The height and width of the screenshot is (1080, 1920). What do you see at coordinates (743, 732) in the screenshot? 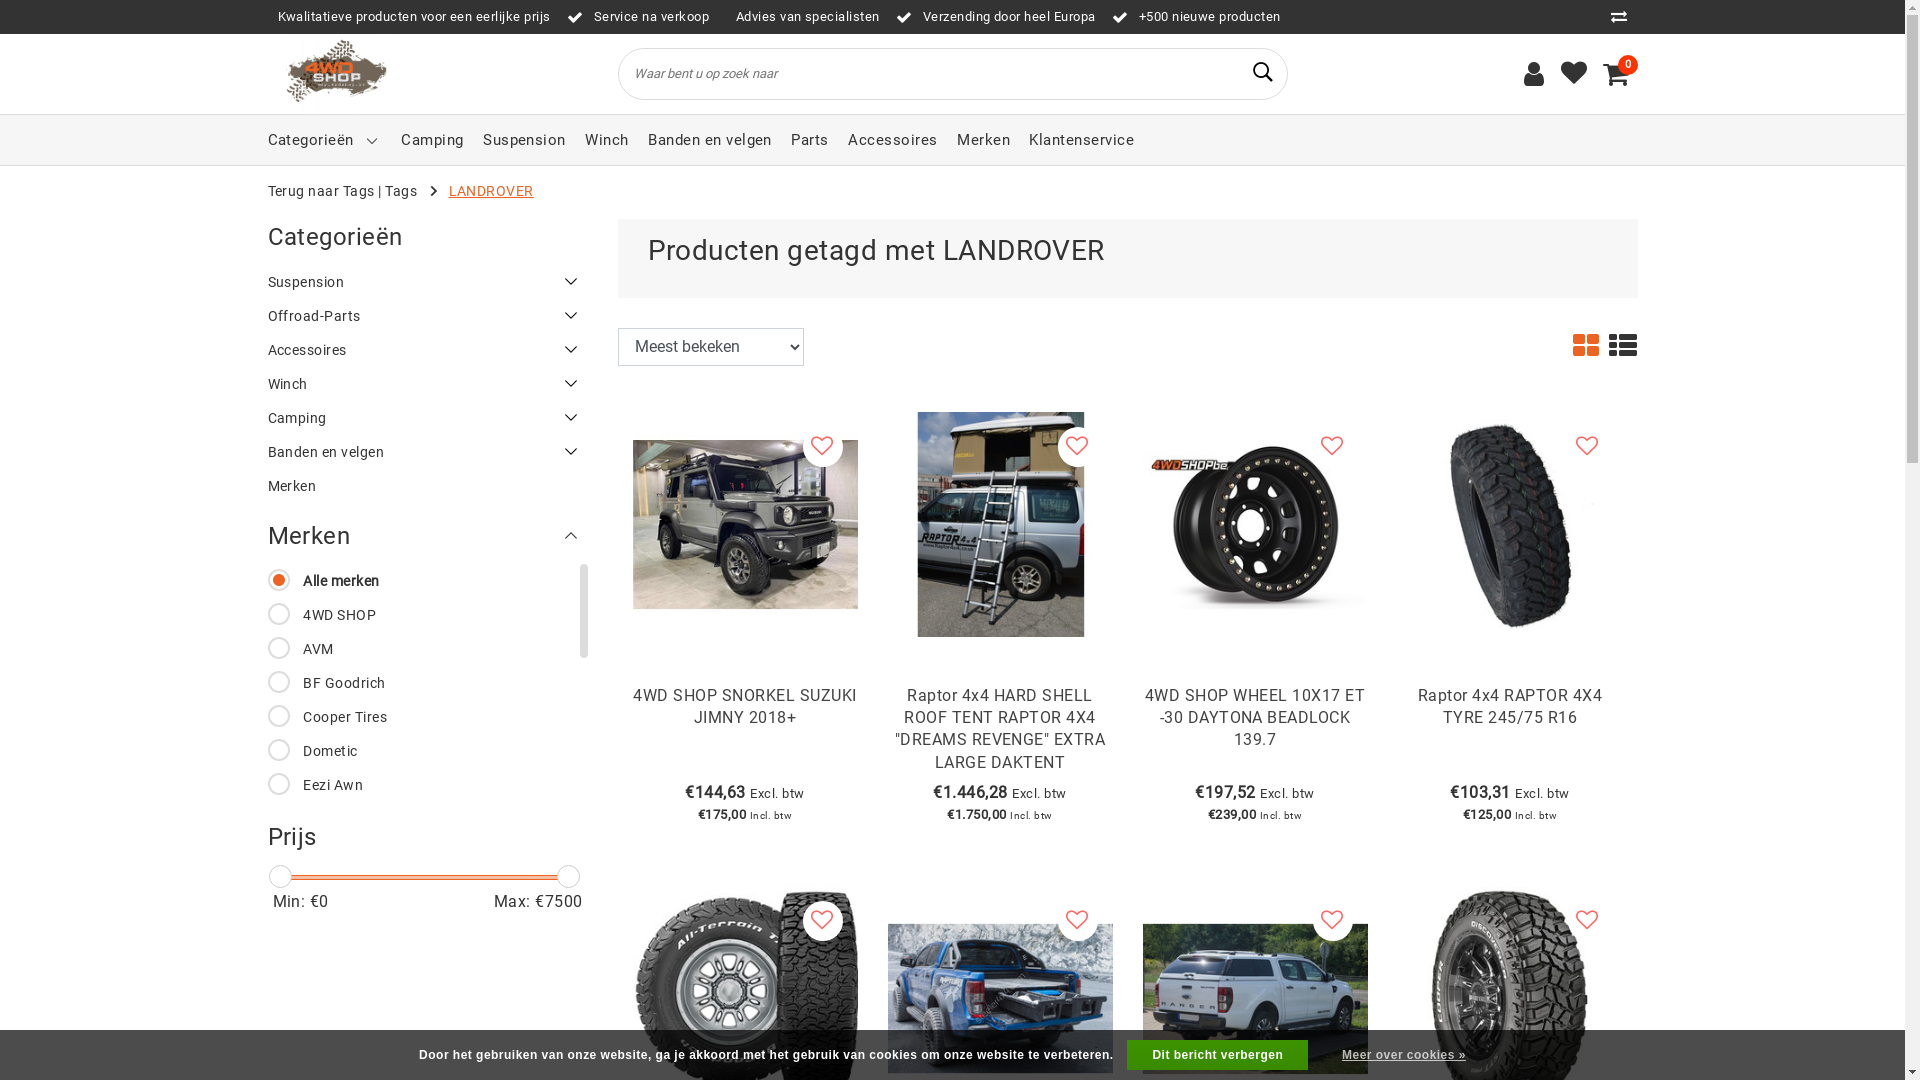
I see `'4WD SHOP SNORKEL SUZUKI JIMNY 2018+'` at bounding box center [743, 732].